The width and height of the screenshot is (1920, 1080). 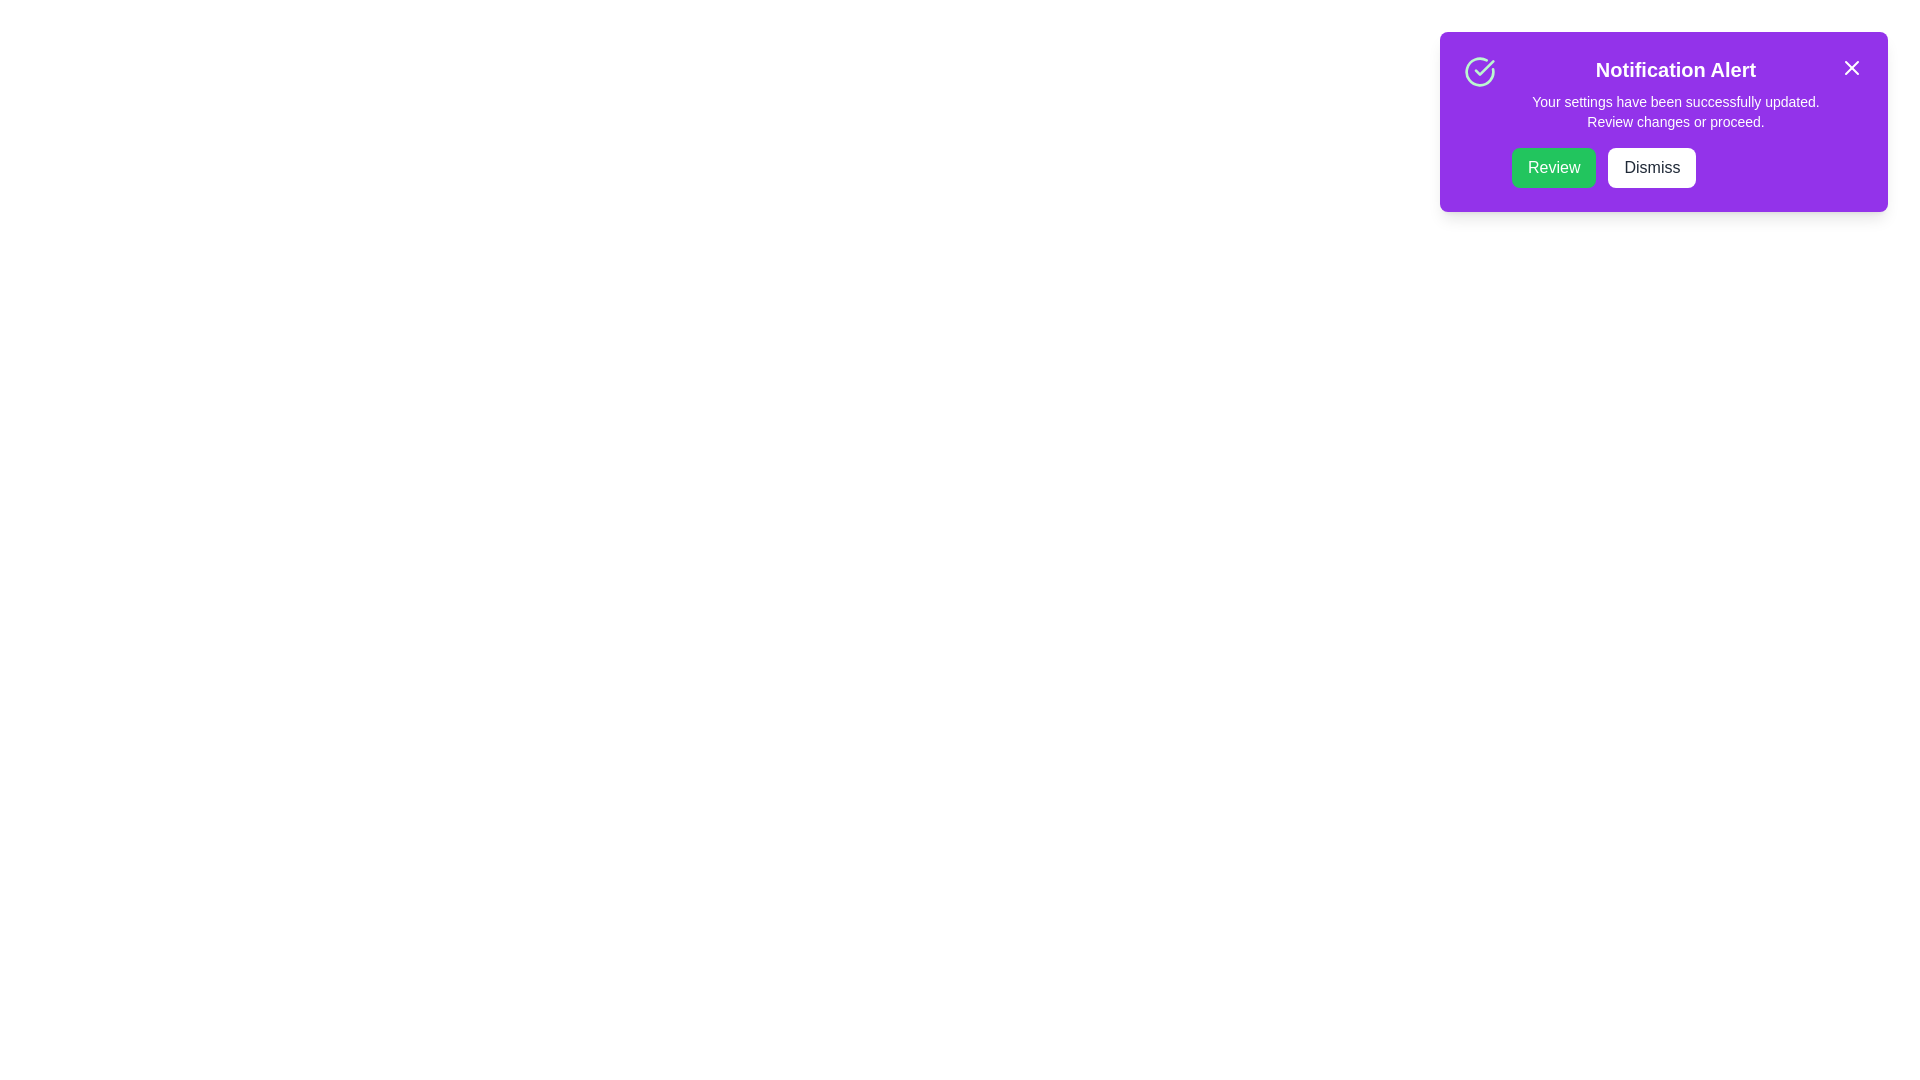 I want to click on message content of the text block element displaying 'Your settings have been successfully updated. Review changes or proceed.' which is located below the 'Notification Alert' title, so click(x=1675, y=111).